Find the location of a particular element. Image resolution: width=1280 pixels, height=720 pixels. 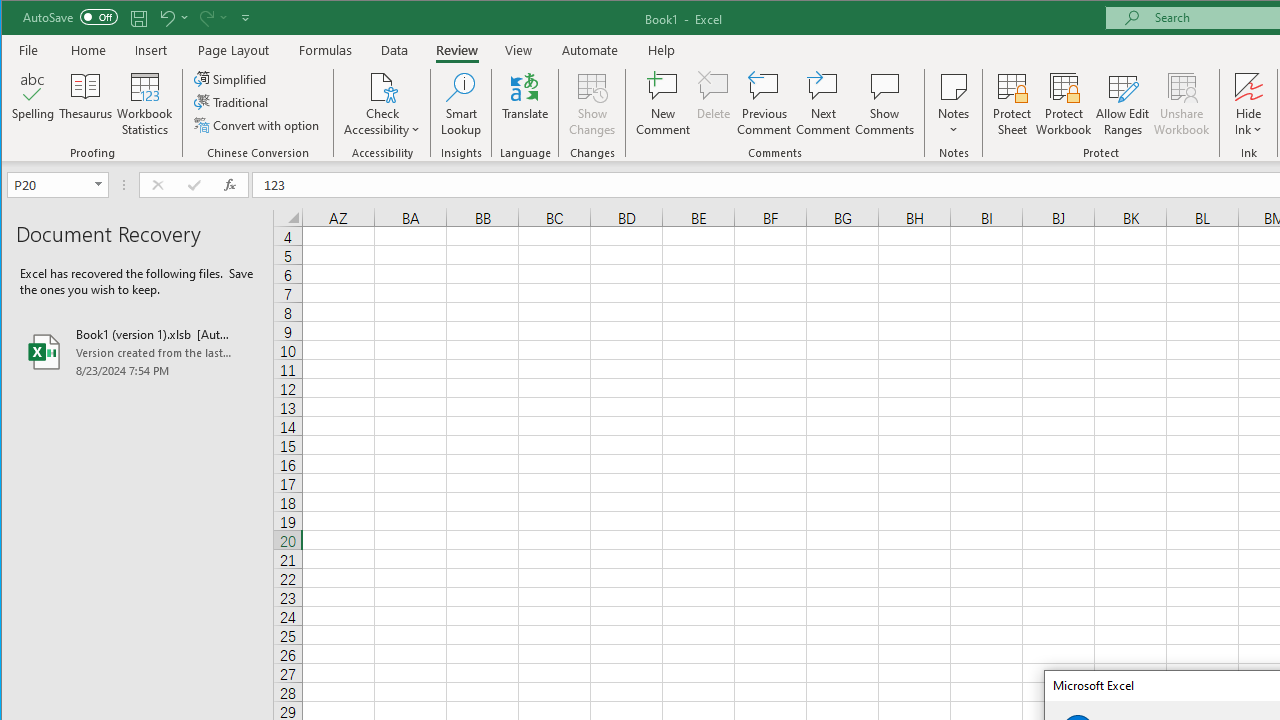

'Protect Sheet...' is located at coordinates (1012, 104).